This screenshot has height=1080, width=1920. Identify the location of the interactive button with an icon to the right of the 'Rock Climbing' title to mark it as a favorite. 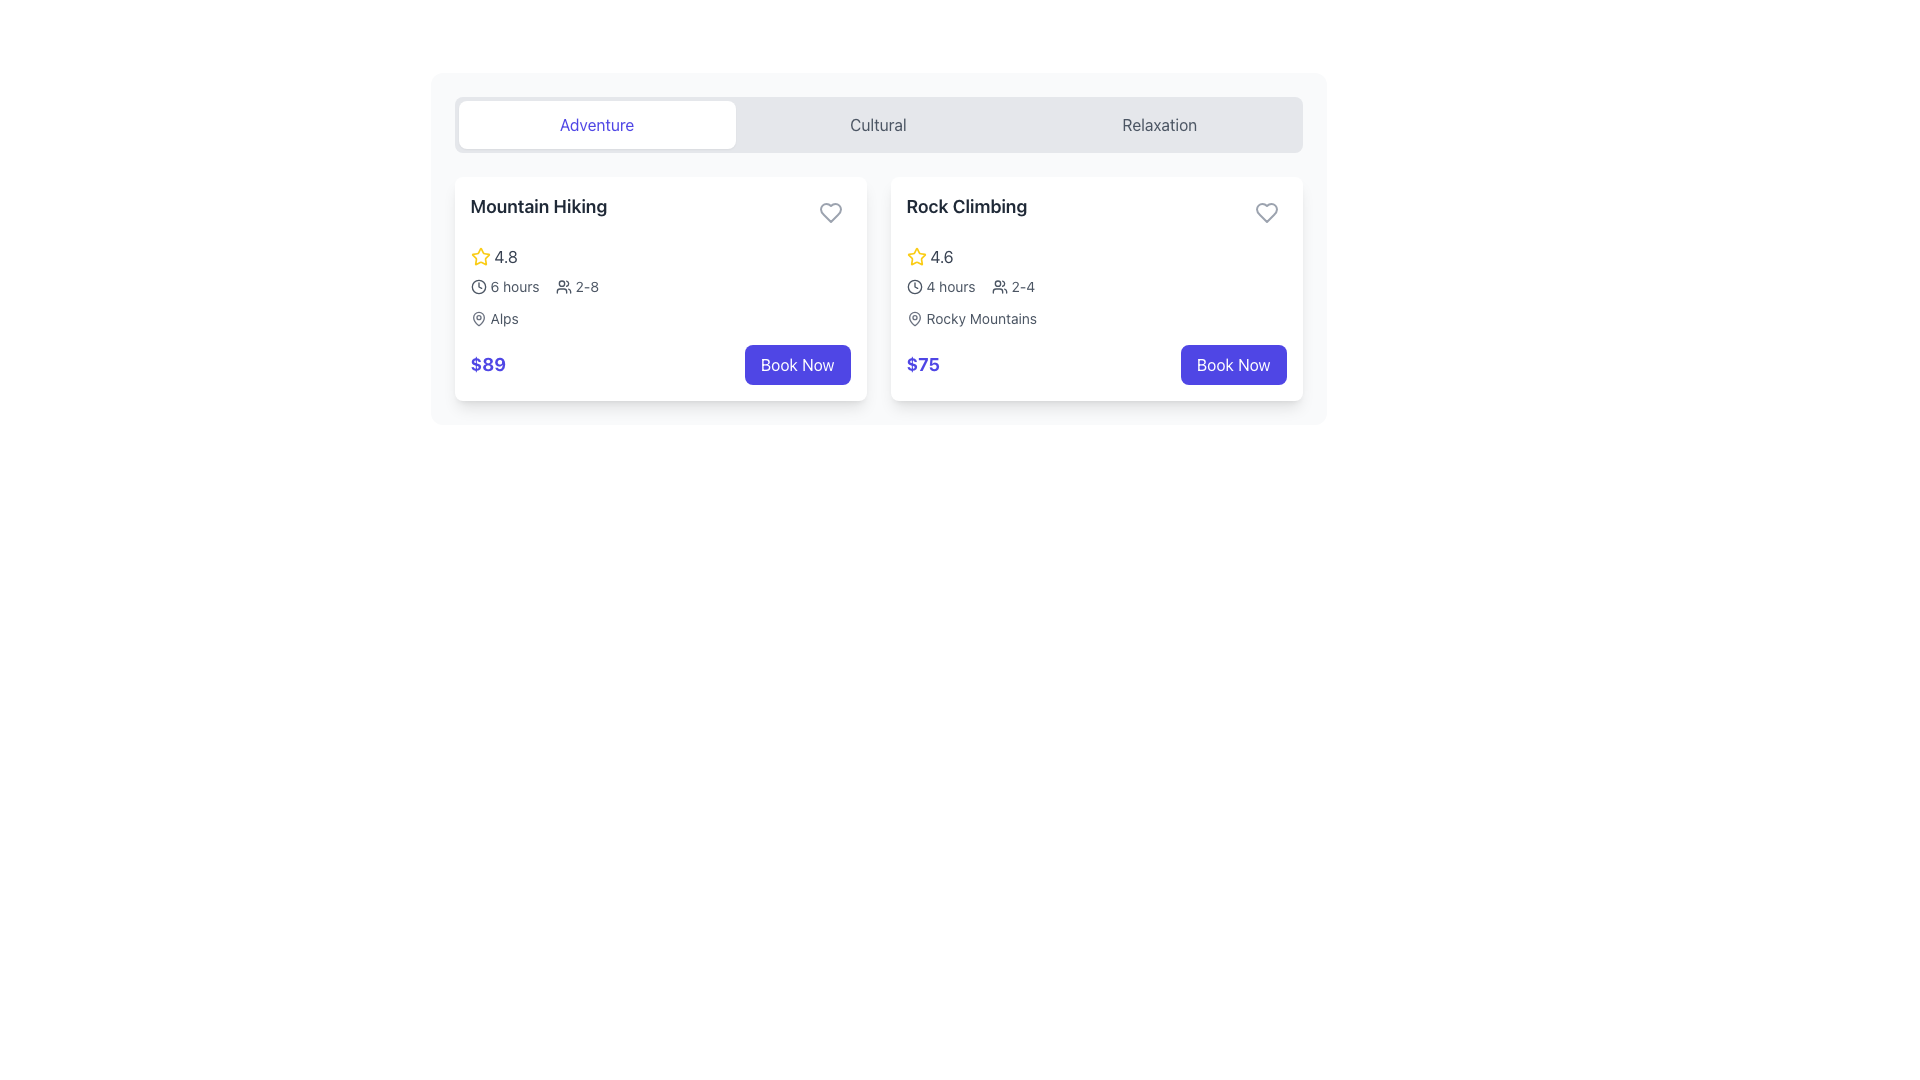
(1265, 212).